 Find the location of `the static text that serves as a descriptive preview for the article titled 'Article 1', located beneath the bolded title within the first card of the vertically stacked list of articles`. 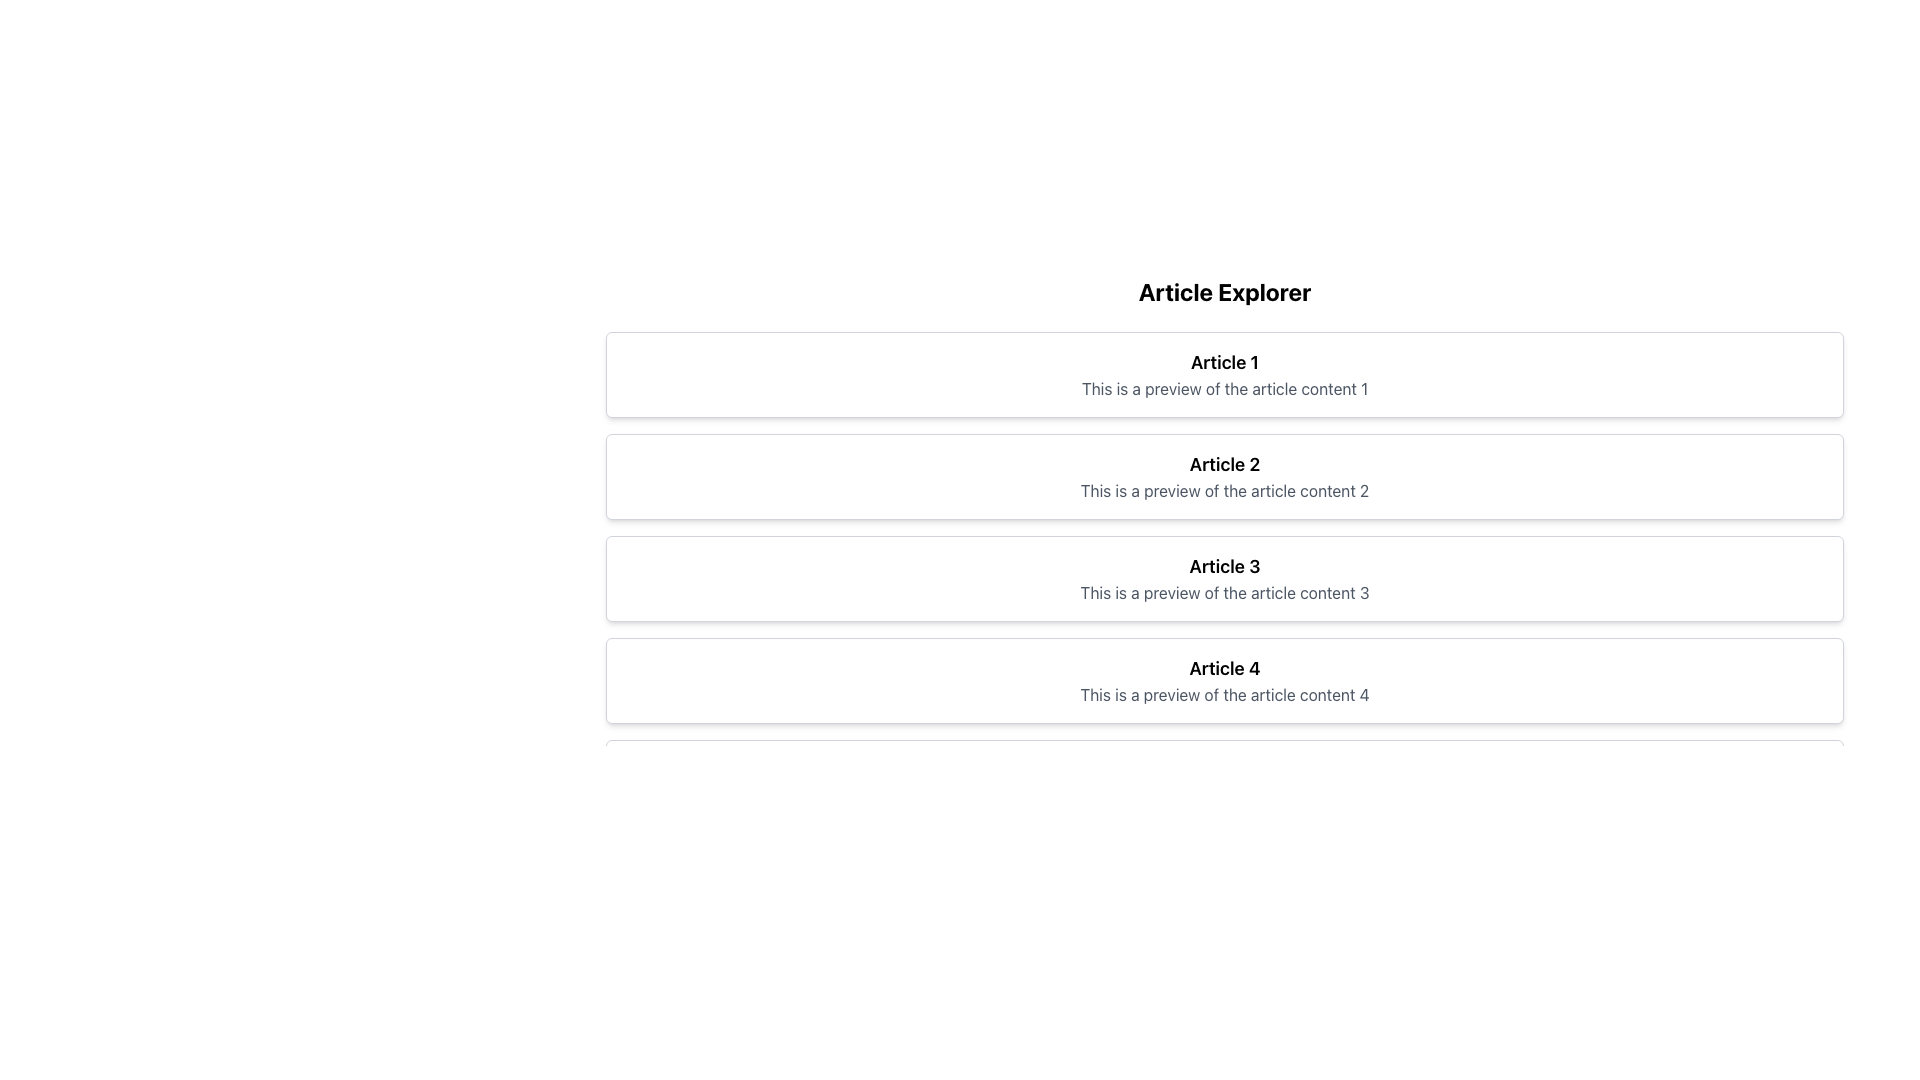

the static text that serves as a descriptive preview for the article titled 'Article 1', located beneath the bolded title within the first card of the vertically stacked list of articles is located at coordinates (1223, 389).